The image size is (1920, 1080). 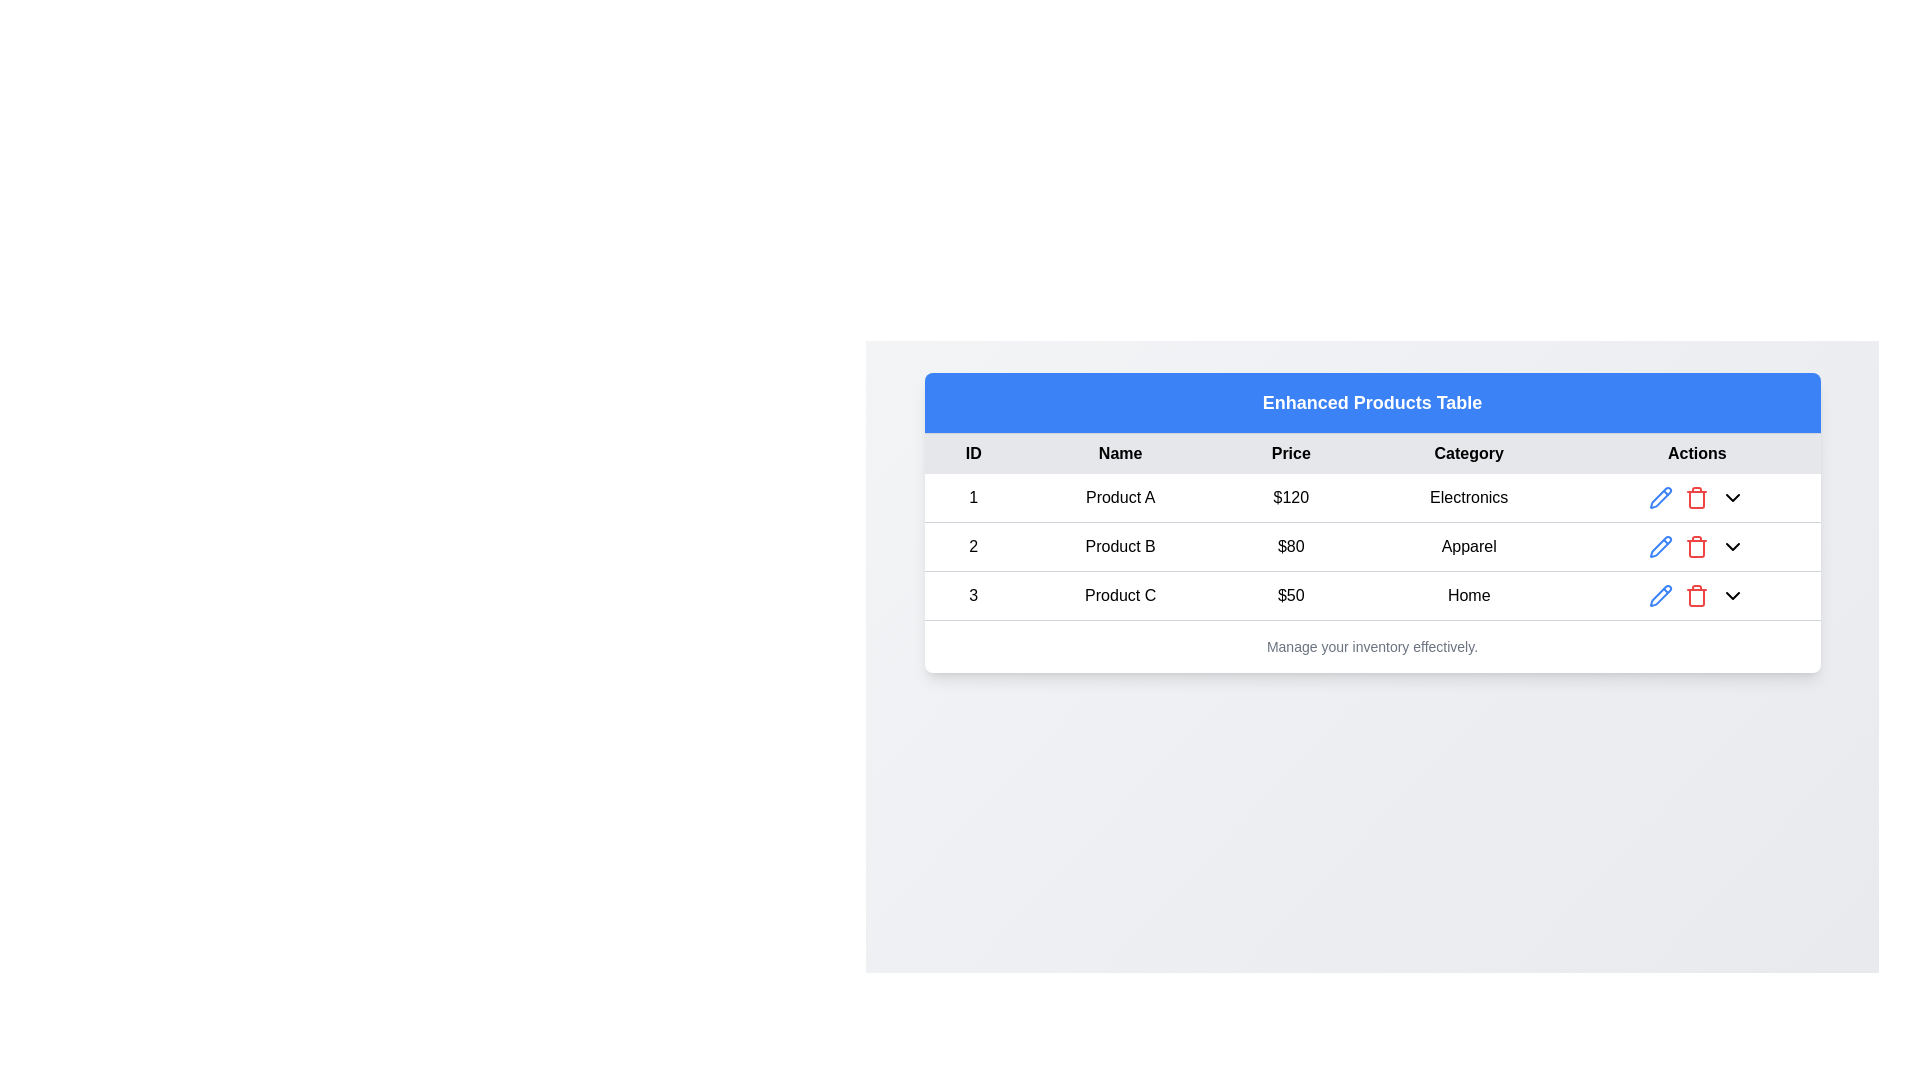 What do you see at coordinates (973, 547) in the screenshot?
I see `the centered text label displaying the number '2' located in the second row of the table, which represents the ID column for 'Product B'` at bounding box center [973, 547].